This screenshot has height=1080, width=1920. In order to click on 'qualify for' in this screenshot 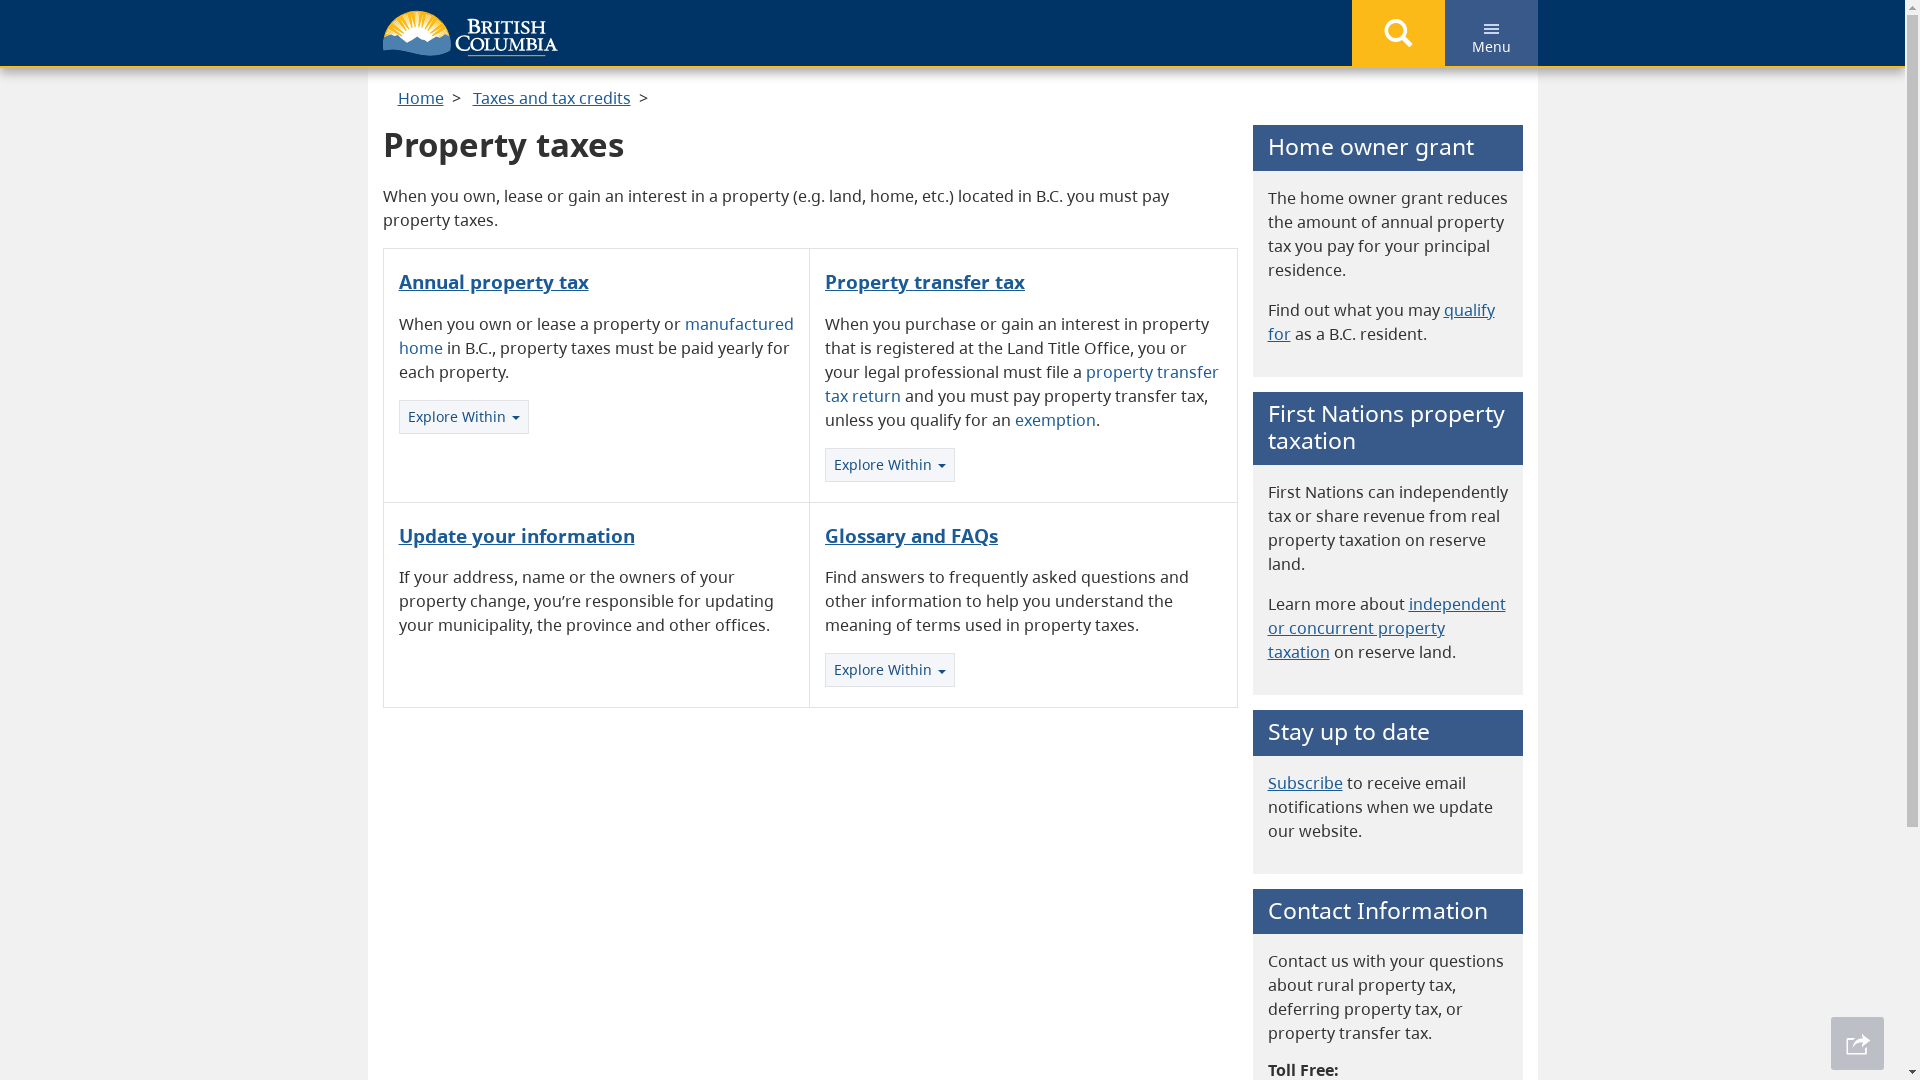, I will do `click(1380, 320)`.